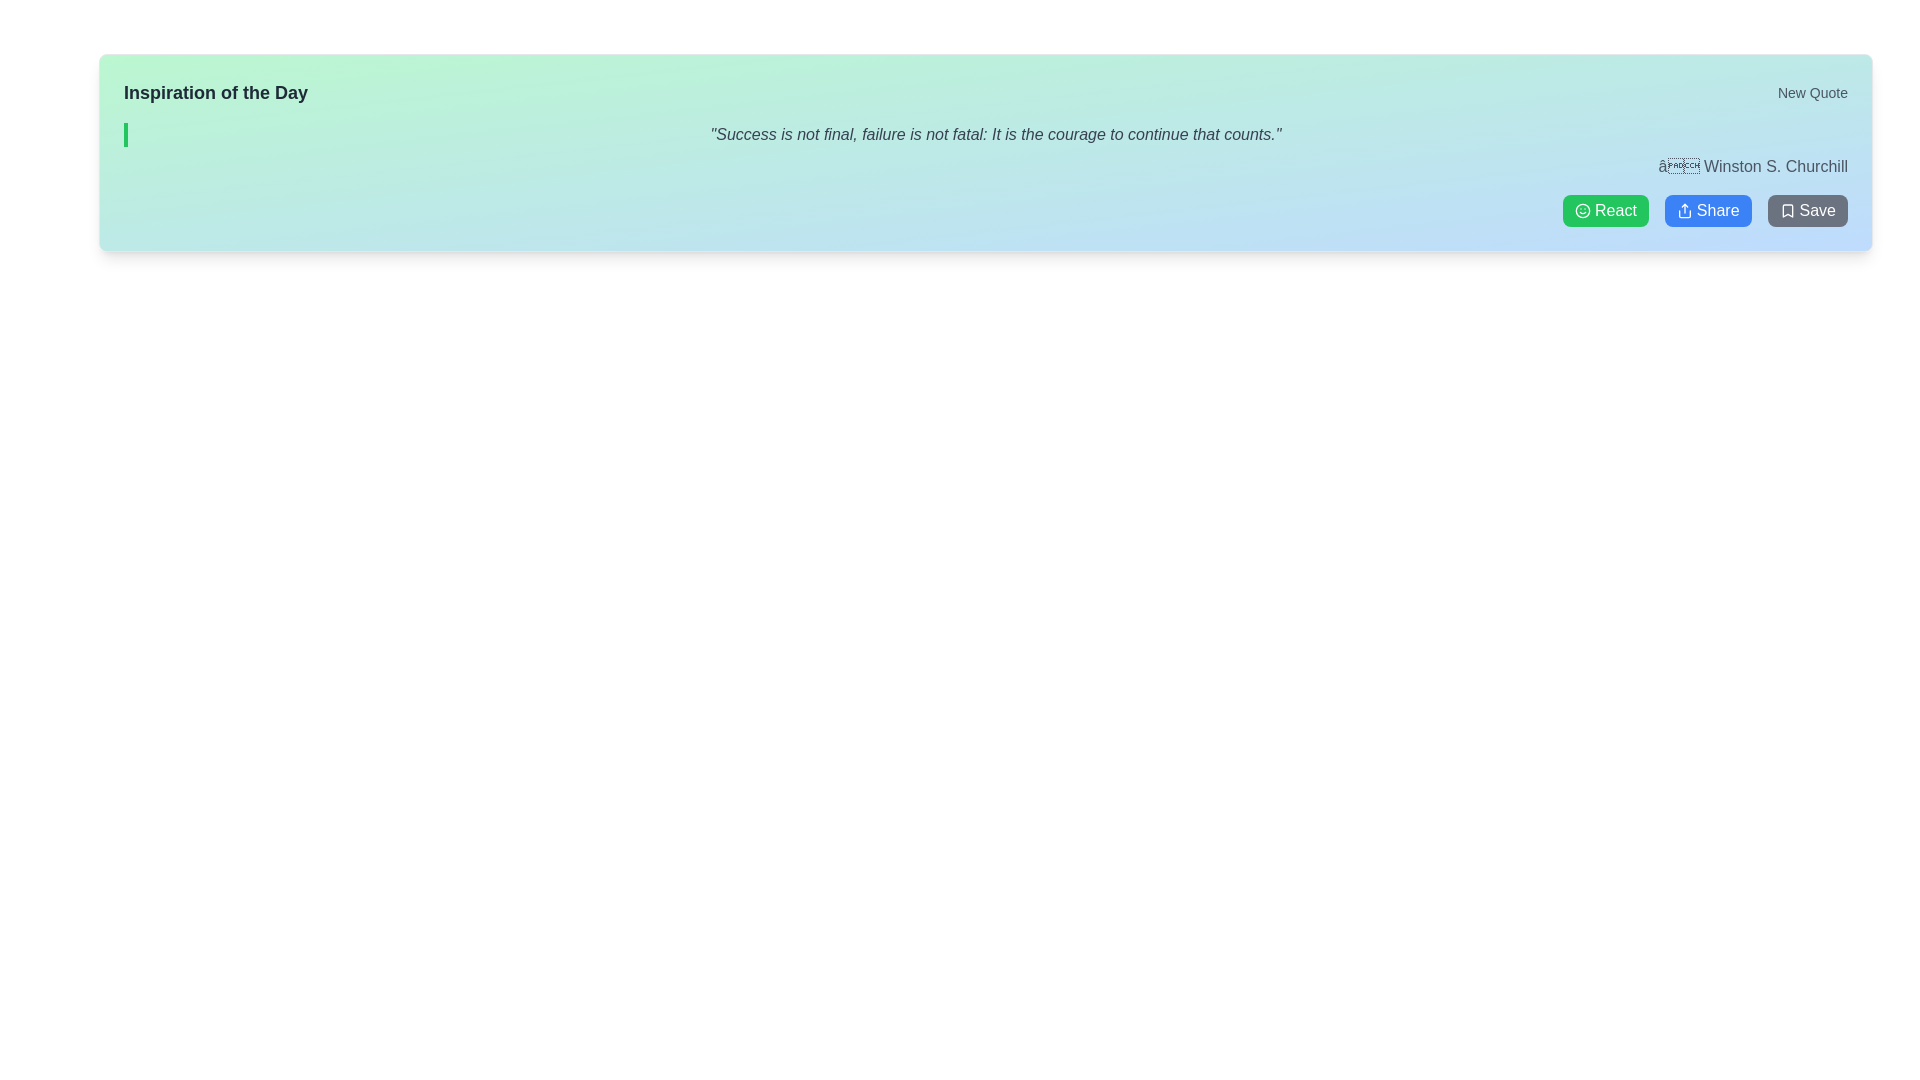 This screenshot has width=1920, height=1080. Describe the element at coordinates (1787, 211) in the screenshot. I see `the bookmark icon, which is a minimalistic upside-down flag shape located in the top-right section of the interface near 'Winston S. Churchill'` at that location.